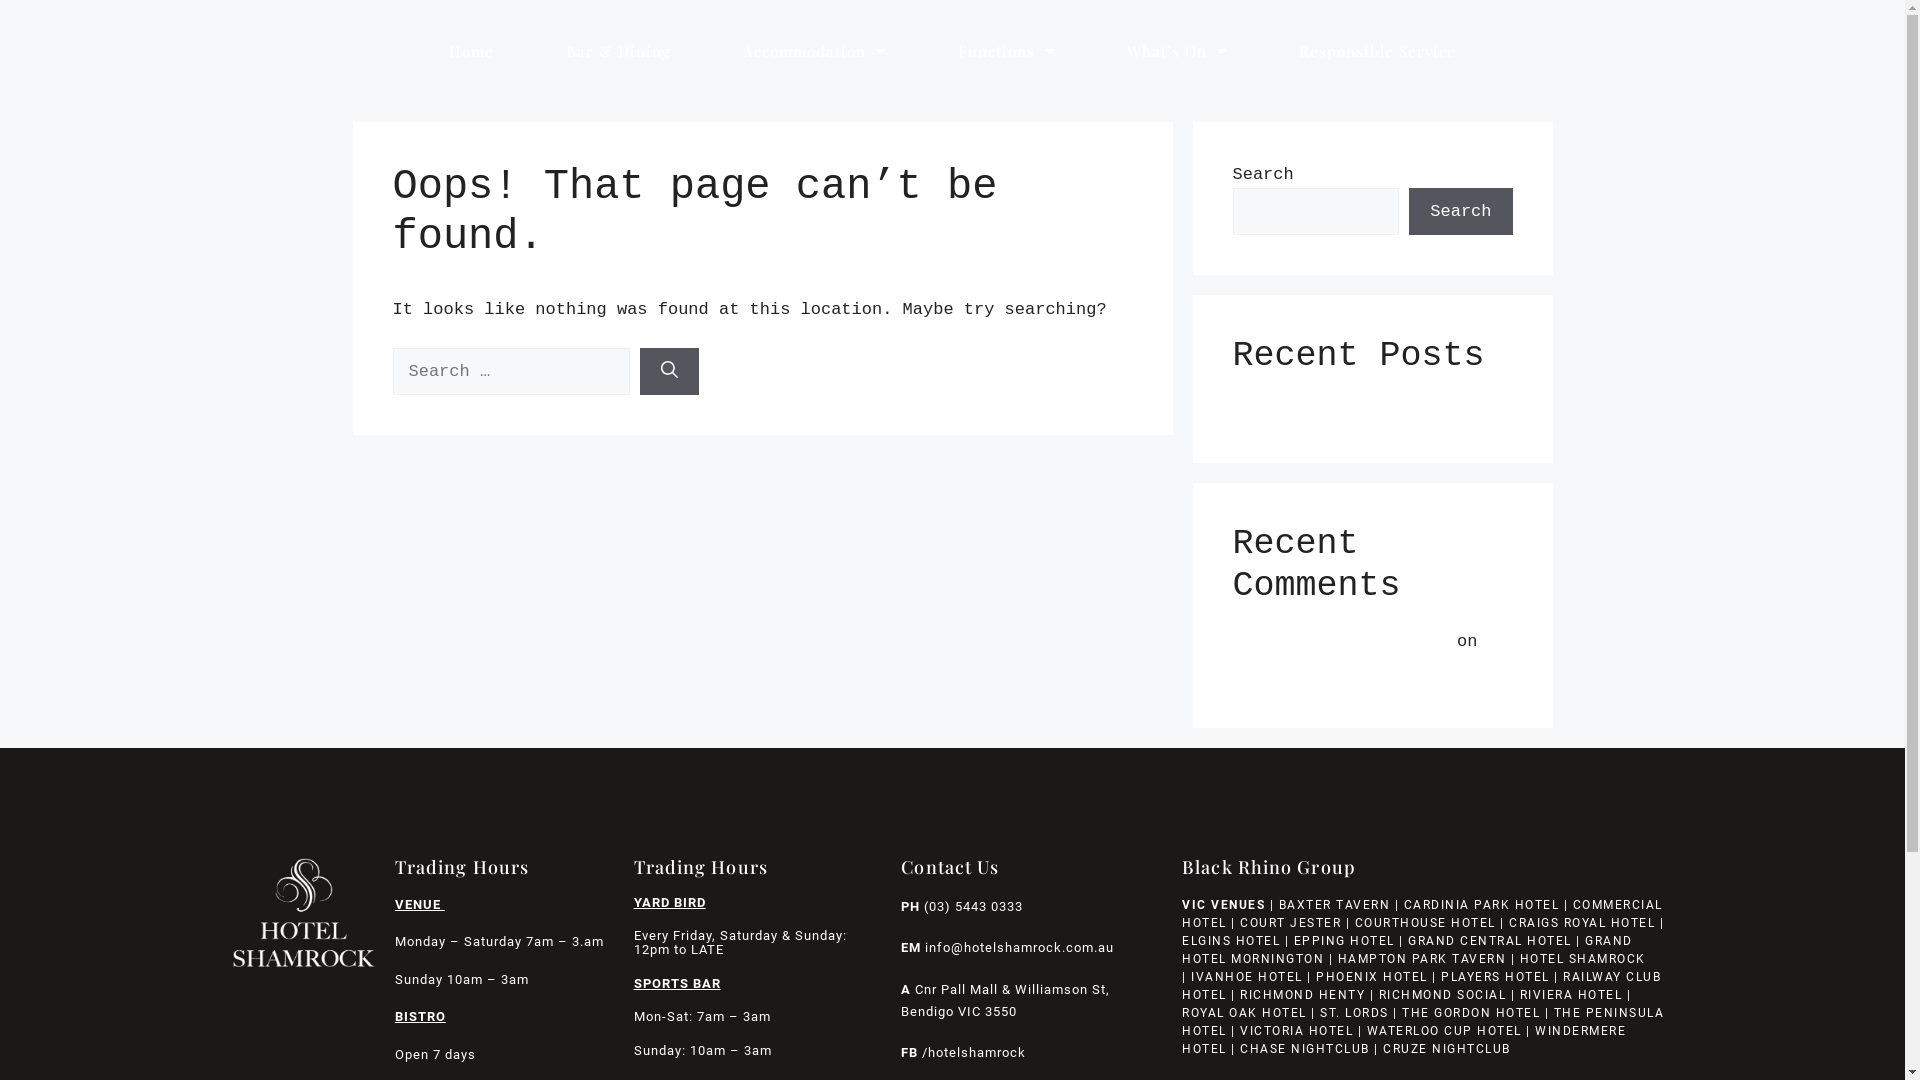 The image size is (1920, 1080). I want to click on 'PHOENIX HOTEL', so click(1315, 975).